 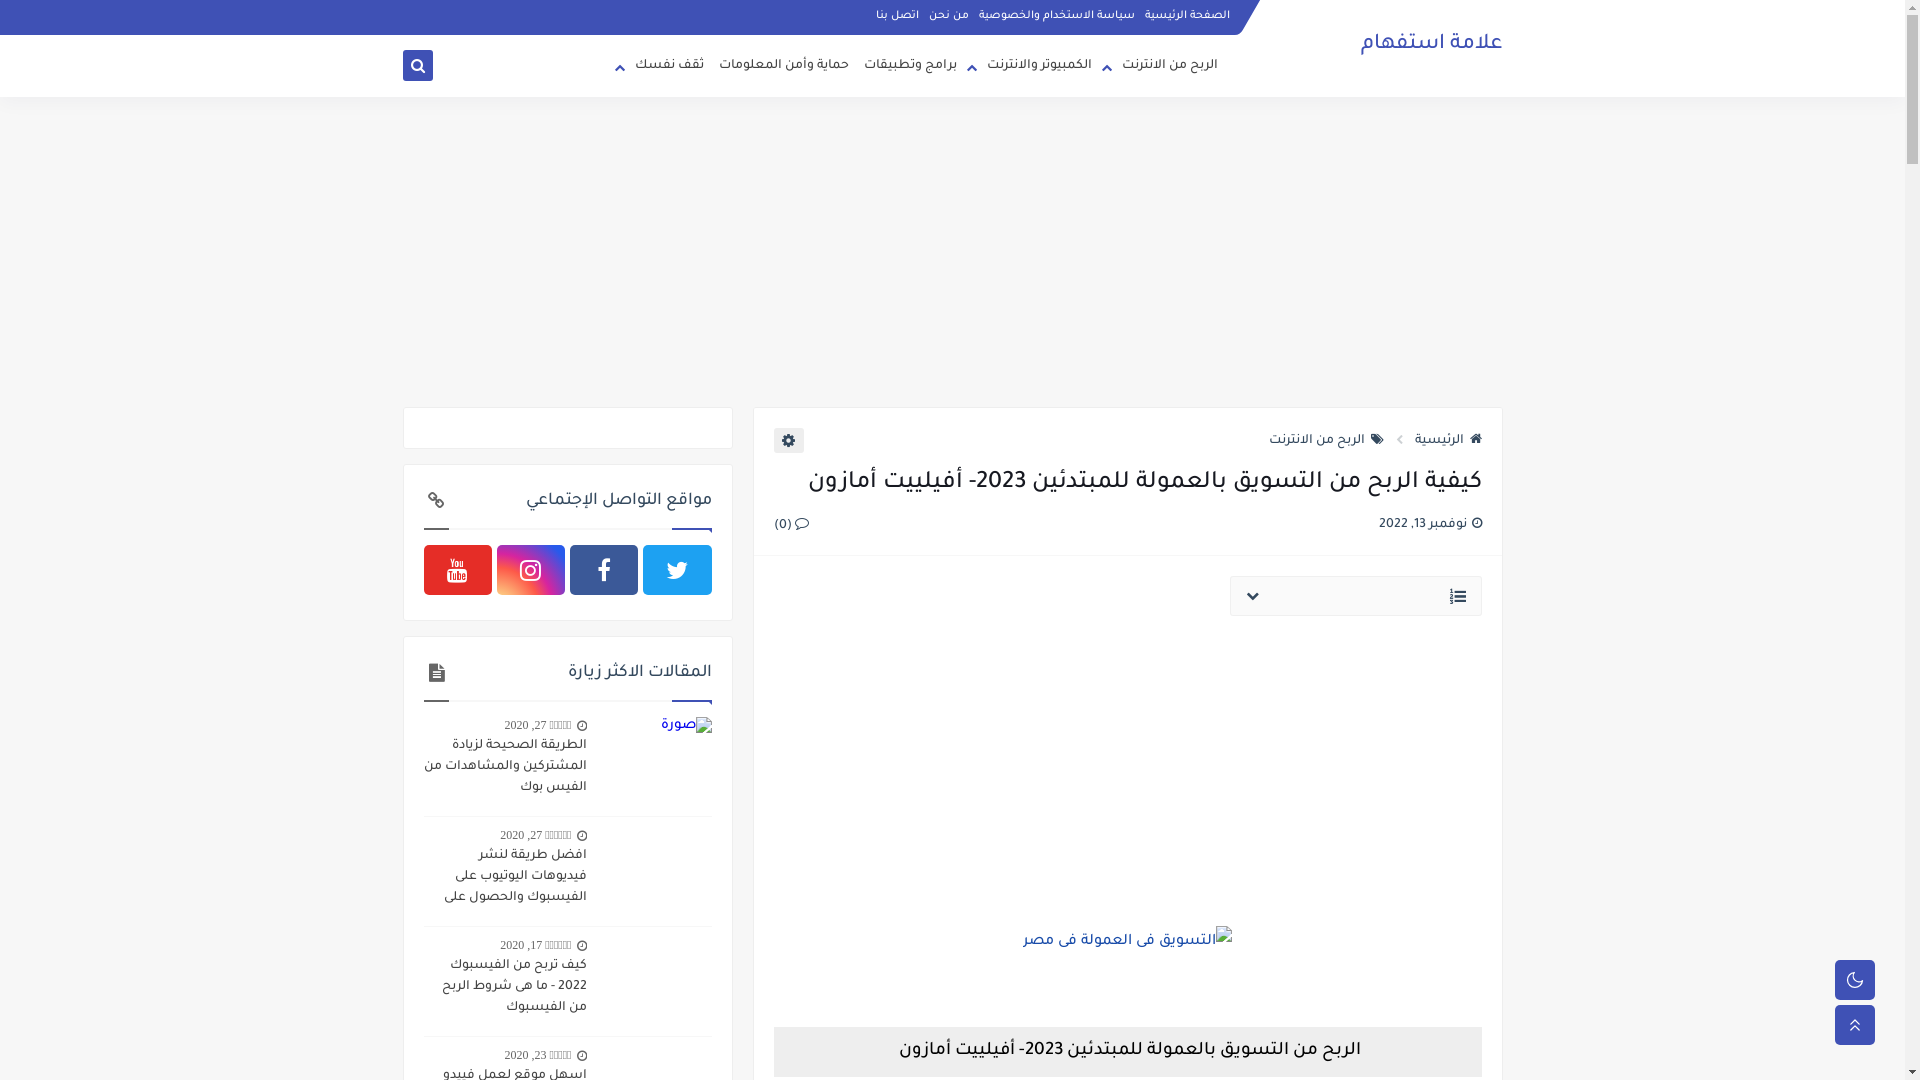 I want to click on 'youtube', so click(x=422, y=570).